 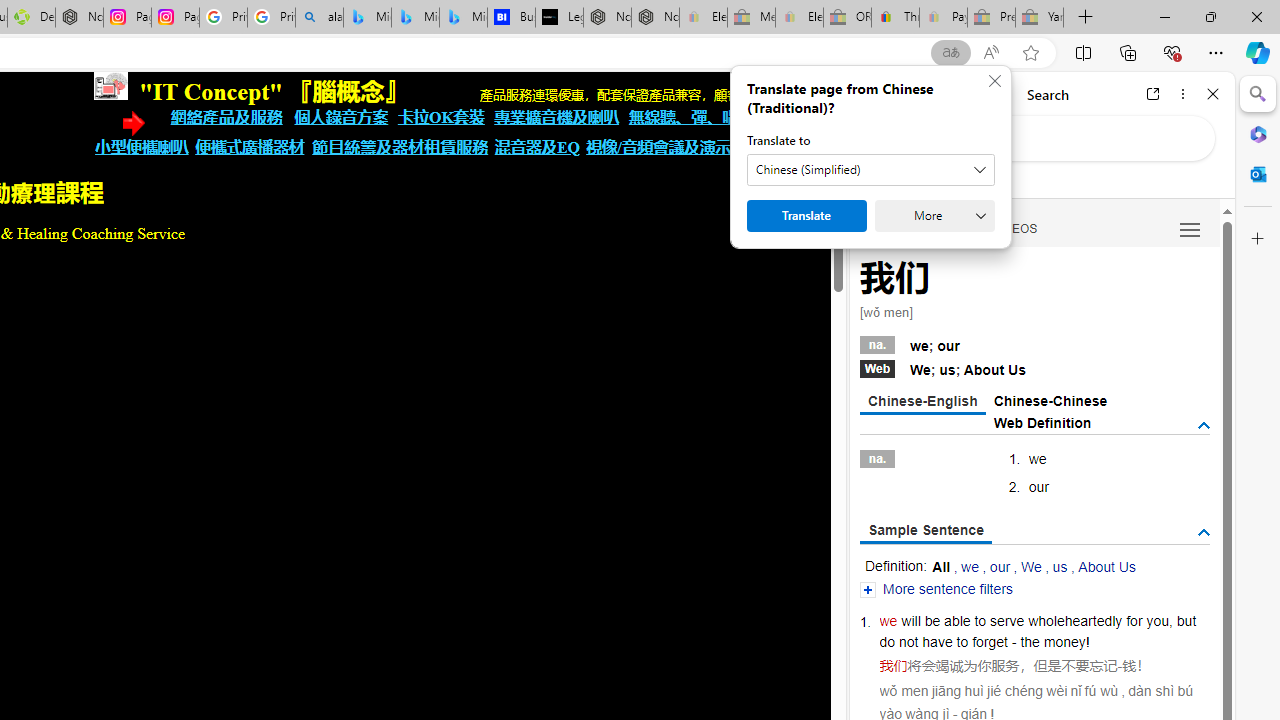 What do you see at coordinates (1034, 342) in the screenshot?
I see `'na.we; our'` at bounding box center [1034, 342].